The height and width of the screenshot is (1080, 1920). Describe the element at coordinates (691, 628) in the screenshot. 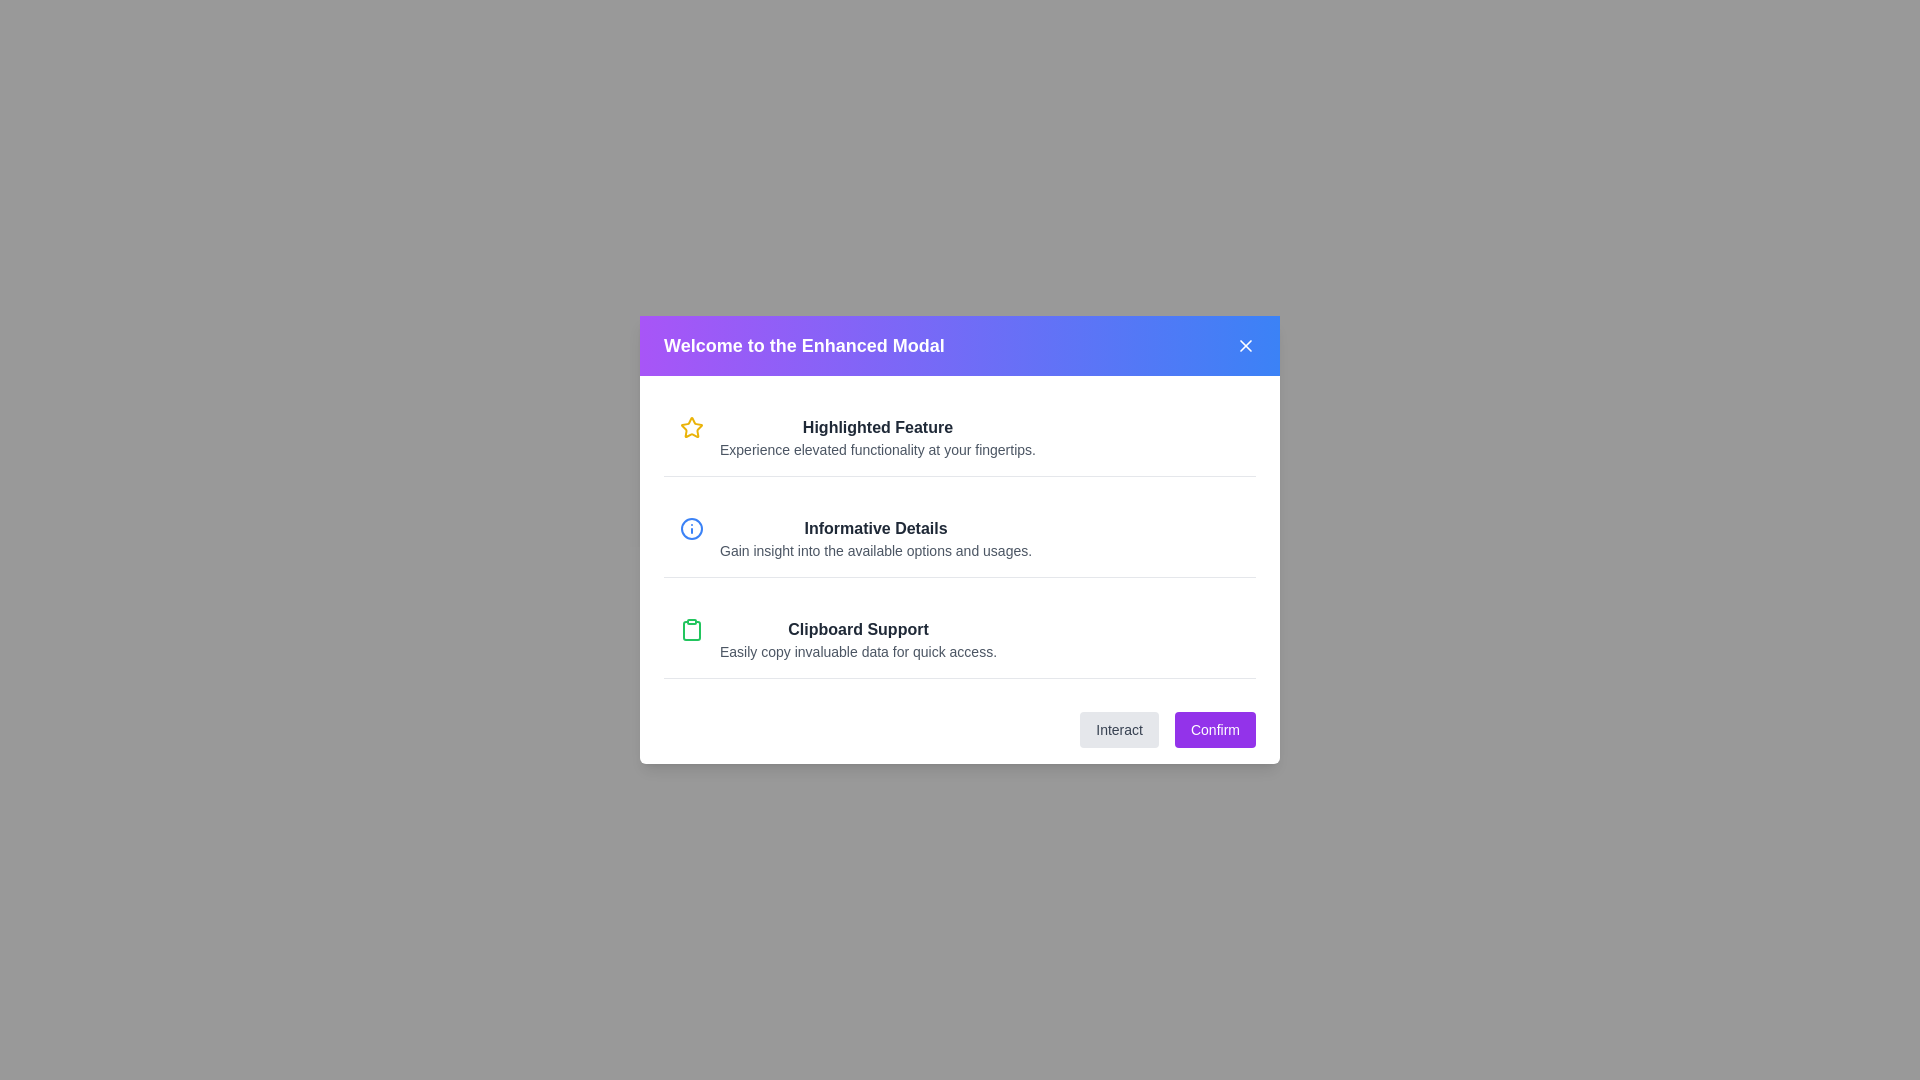

I see `the clipboard icon located above the descriptive text 'Easily copy invaluable data for quick access.' in the layout for visual cues` at that location.